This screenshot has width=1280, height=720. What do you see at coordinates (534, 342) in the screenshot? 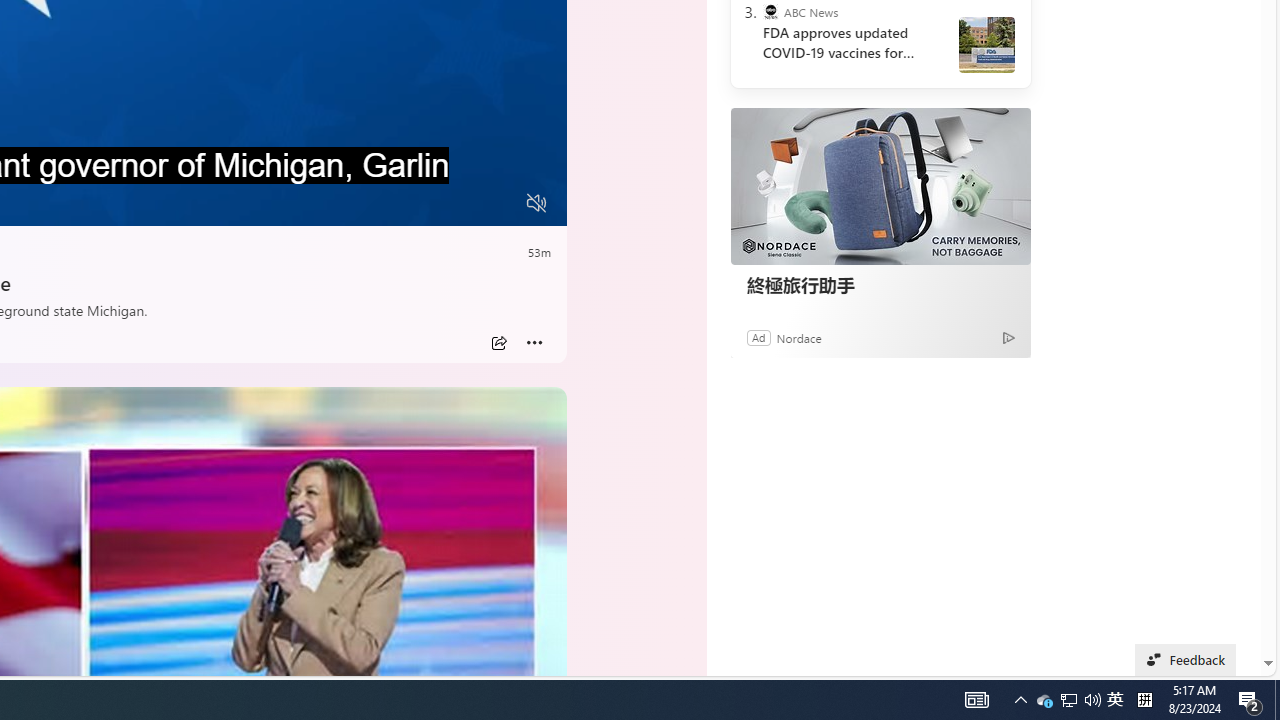
I see `'Class: at-item inline-watch'` at bounding box center [534, 342].